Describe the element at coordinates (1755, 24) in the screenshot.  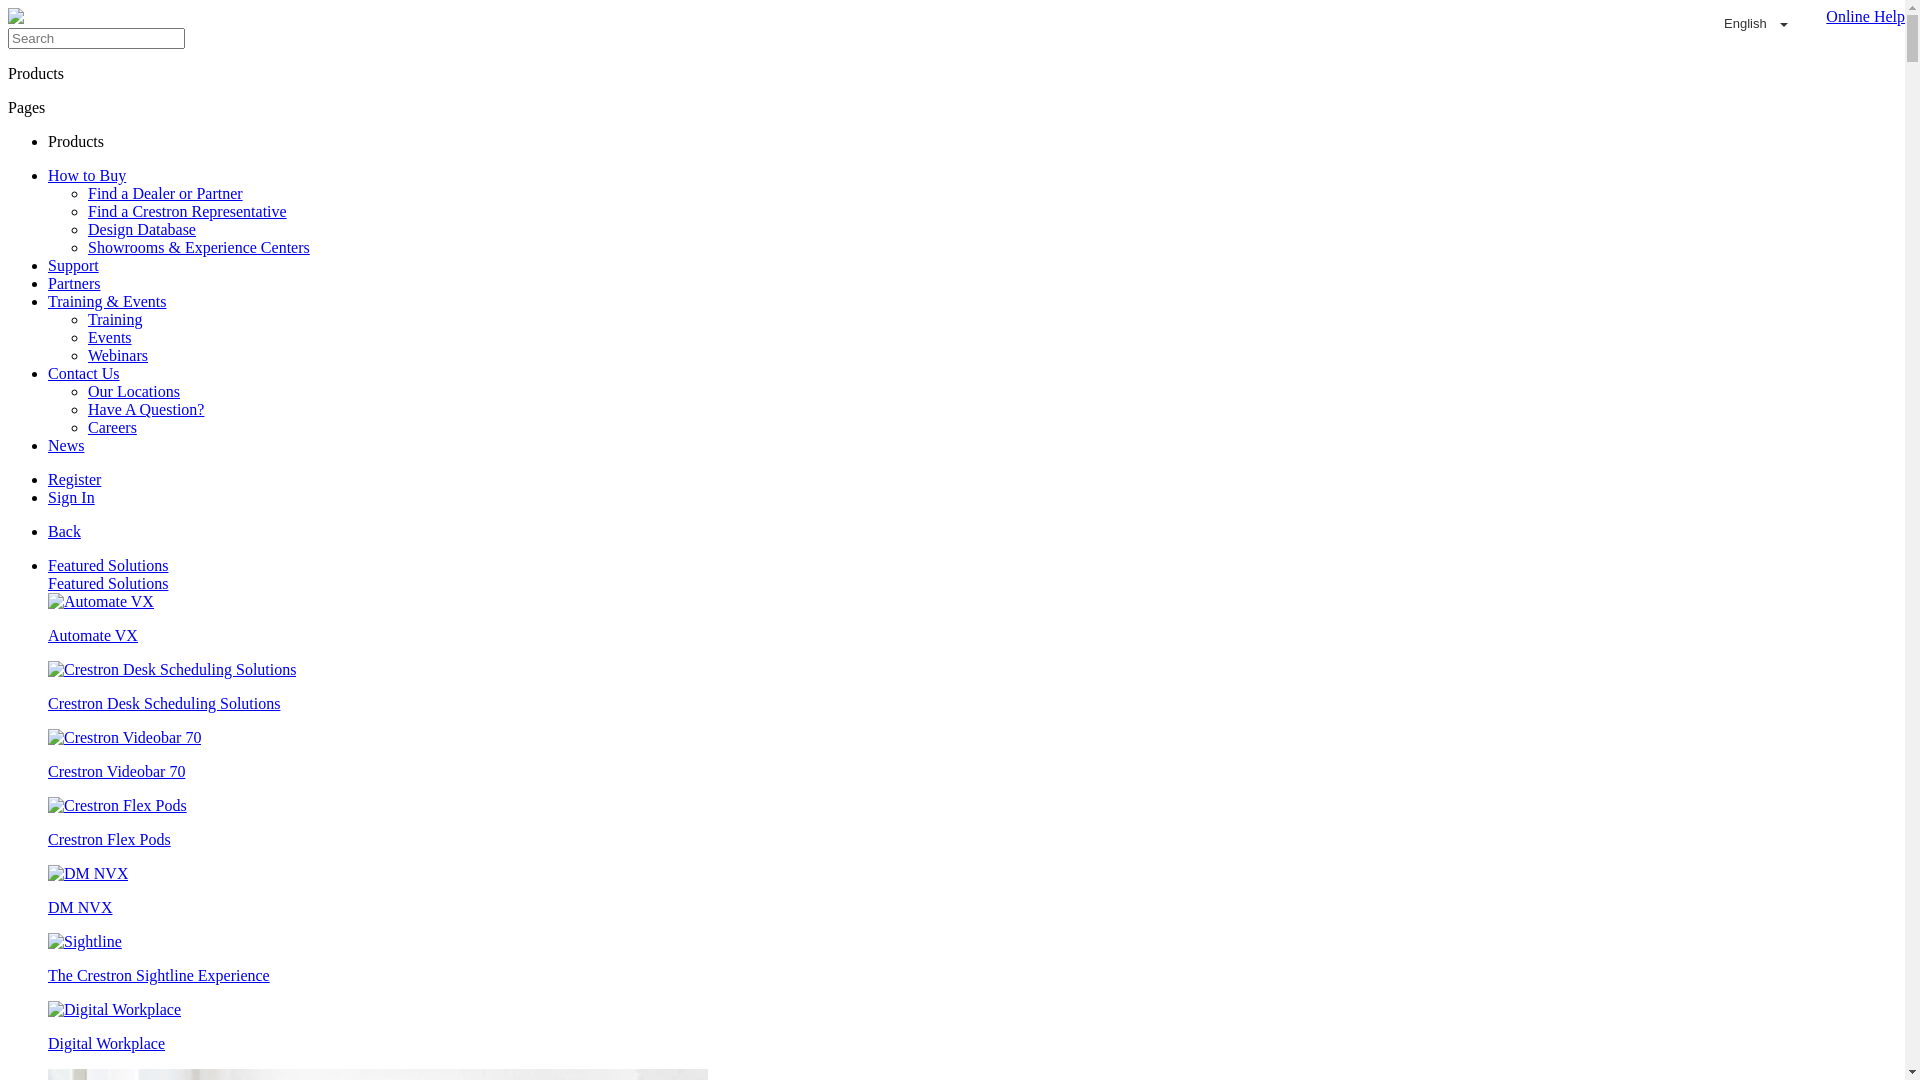
I see `'English'` at that location.